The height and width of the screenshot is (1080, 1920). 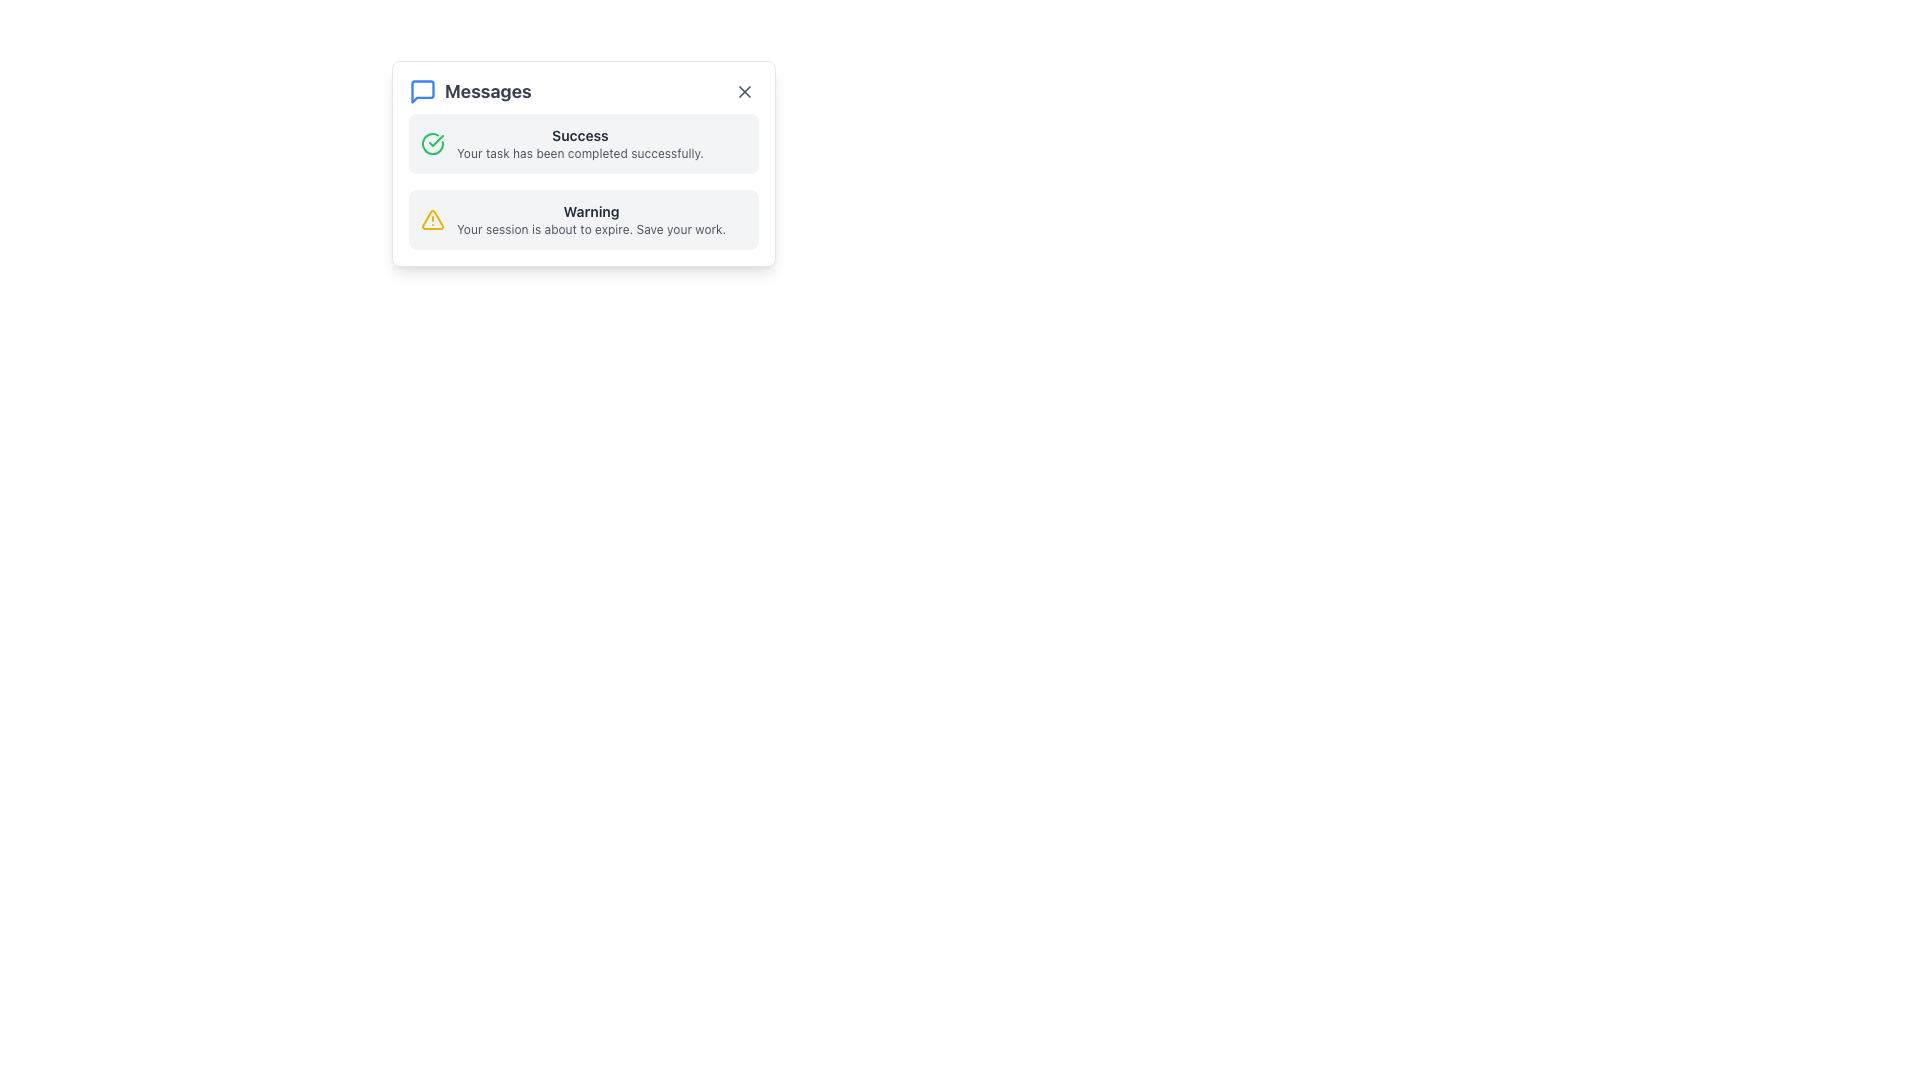 What do you see at coordinates (583, 142) in the screenshot?
I see `the first notification box with a green check mark that indicates success, which contains the message 'Your task has been completed successfully.'` at bounding box center [583, 142].